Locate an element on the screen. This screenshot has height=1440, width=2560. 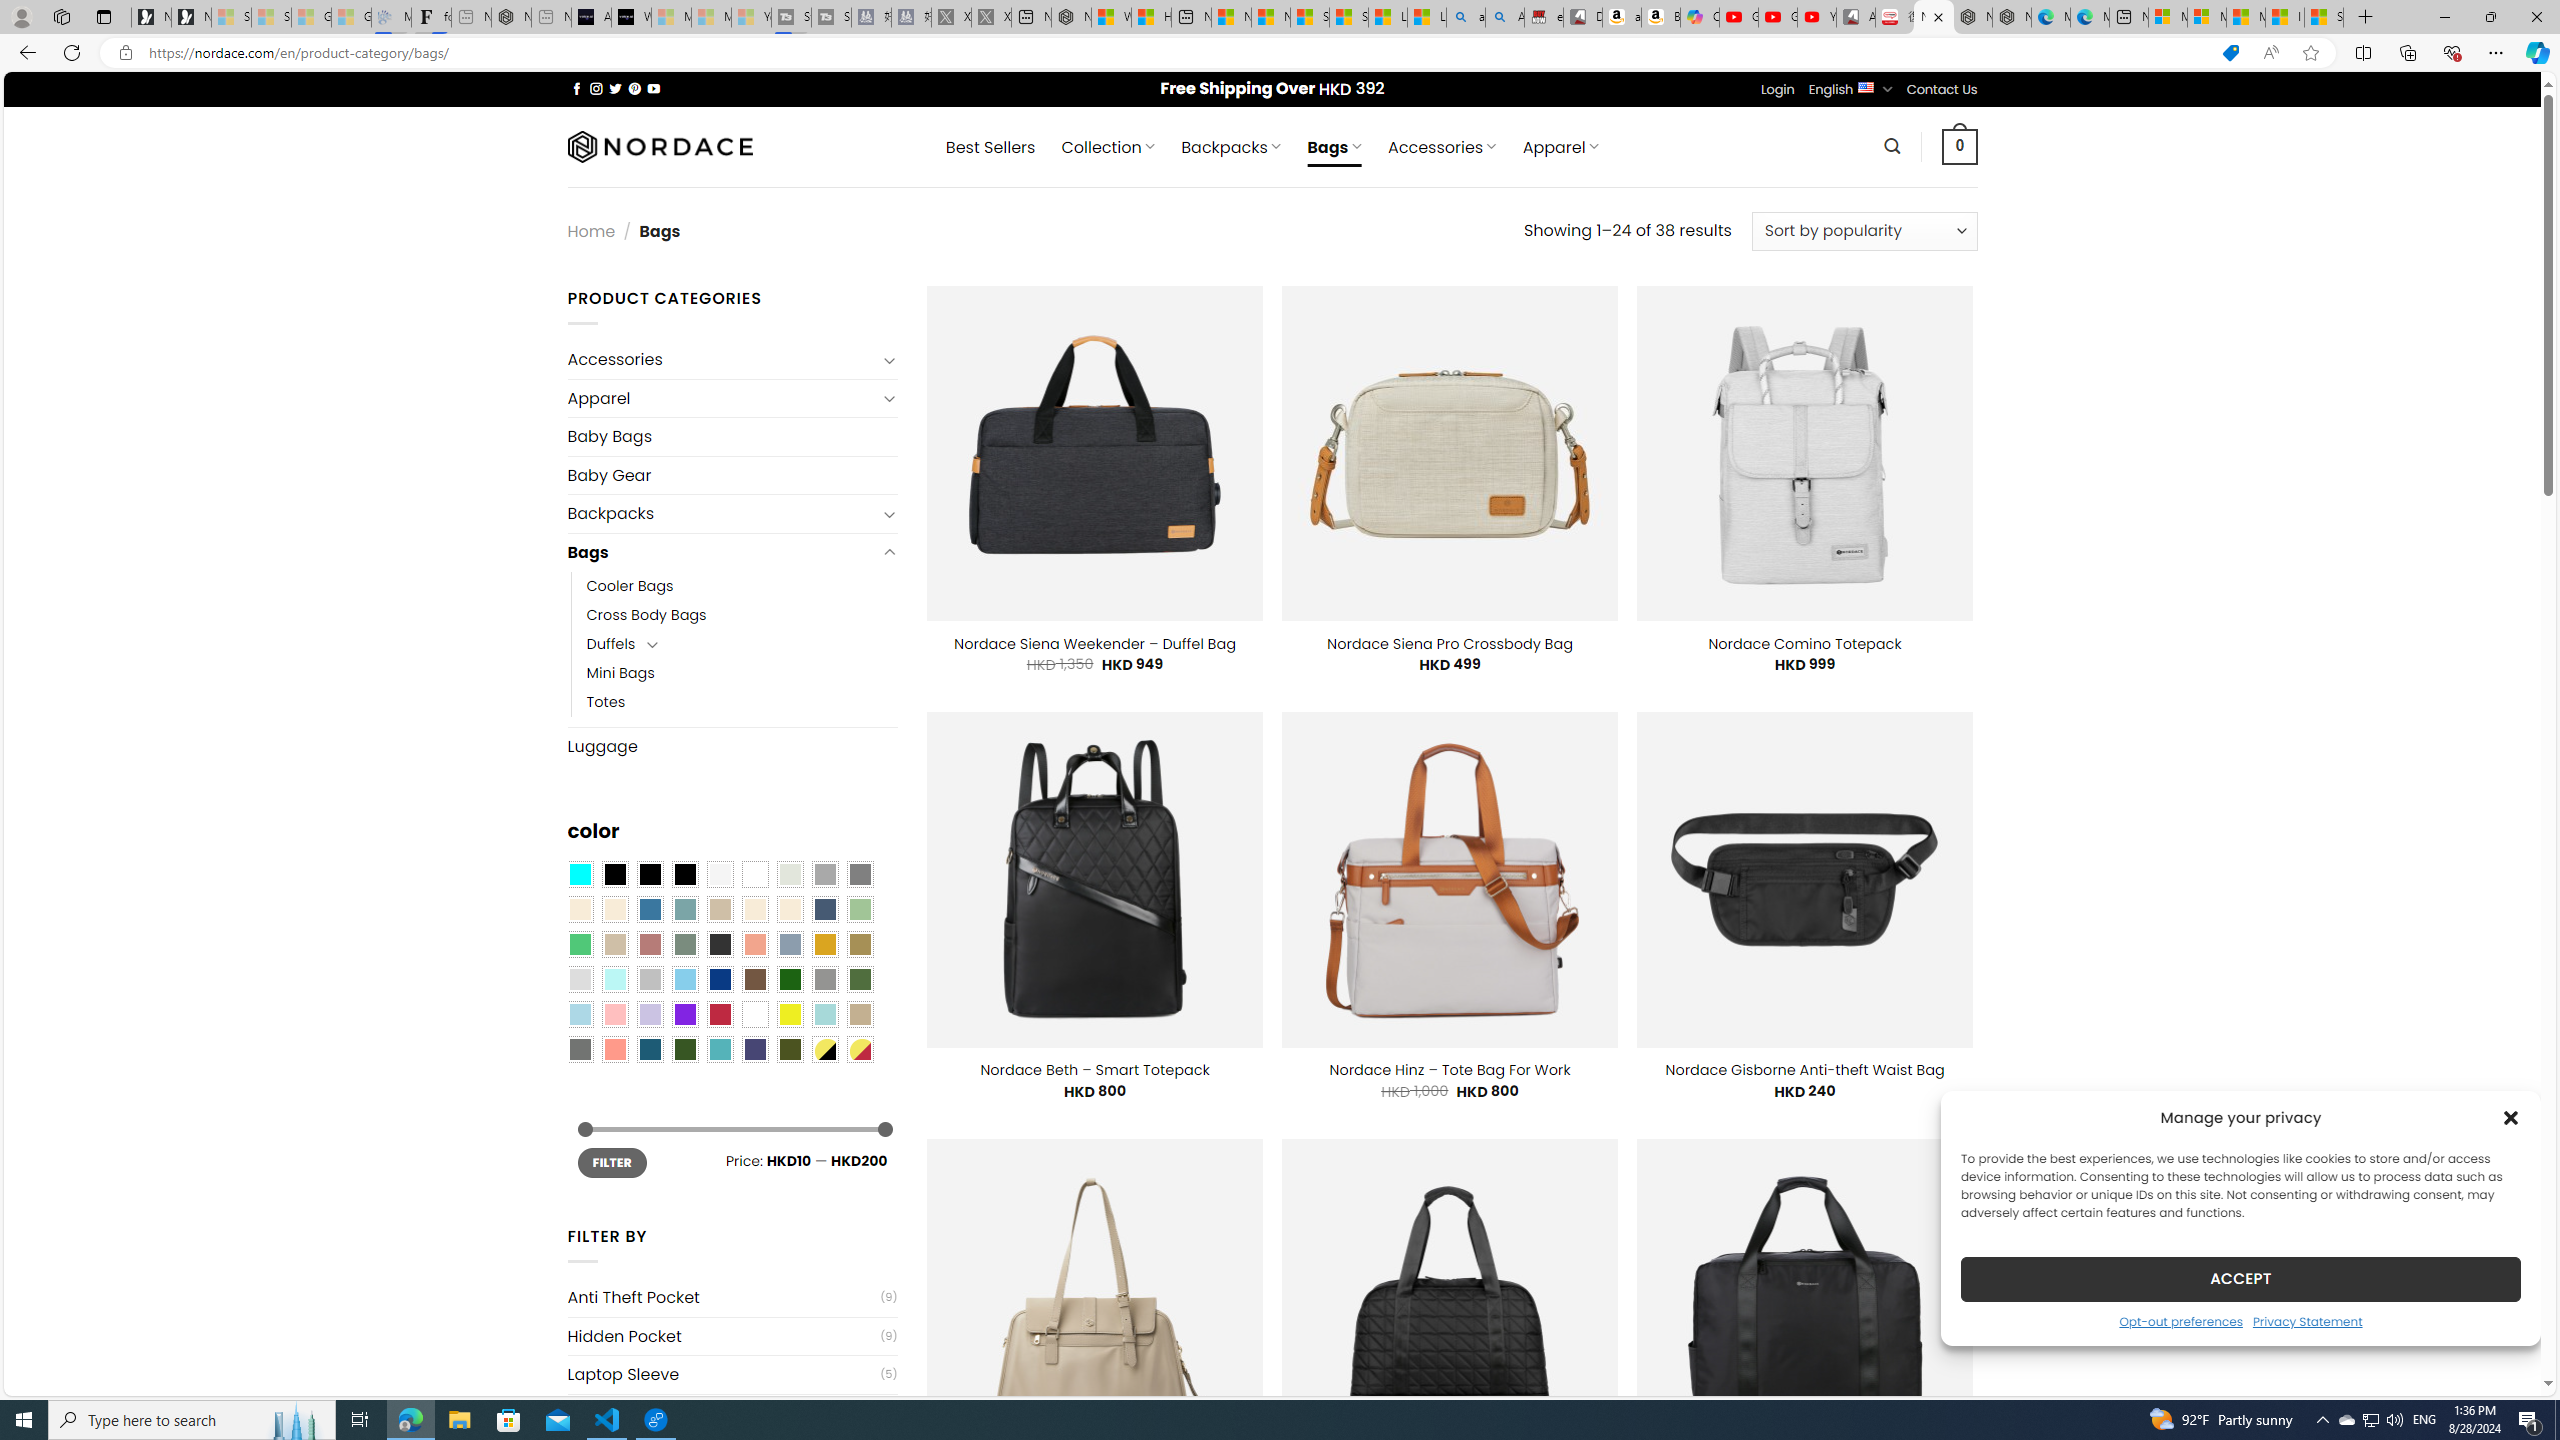
'Beige-Brown' is located at coordinates (613, 909).